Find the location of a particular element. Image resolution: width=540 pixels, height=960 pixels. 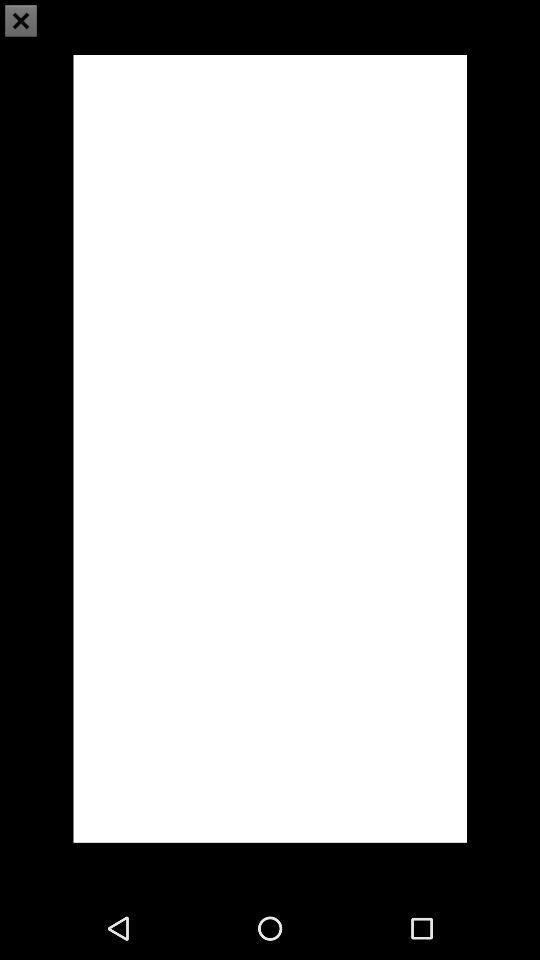

item at the top left corner is located at coordinates (20, 20).